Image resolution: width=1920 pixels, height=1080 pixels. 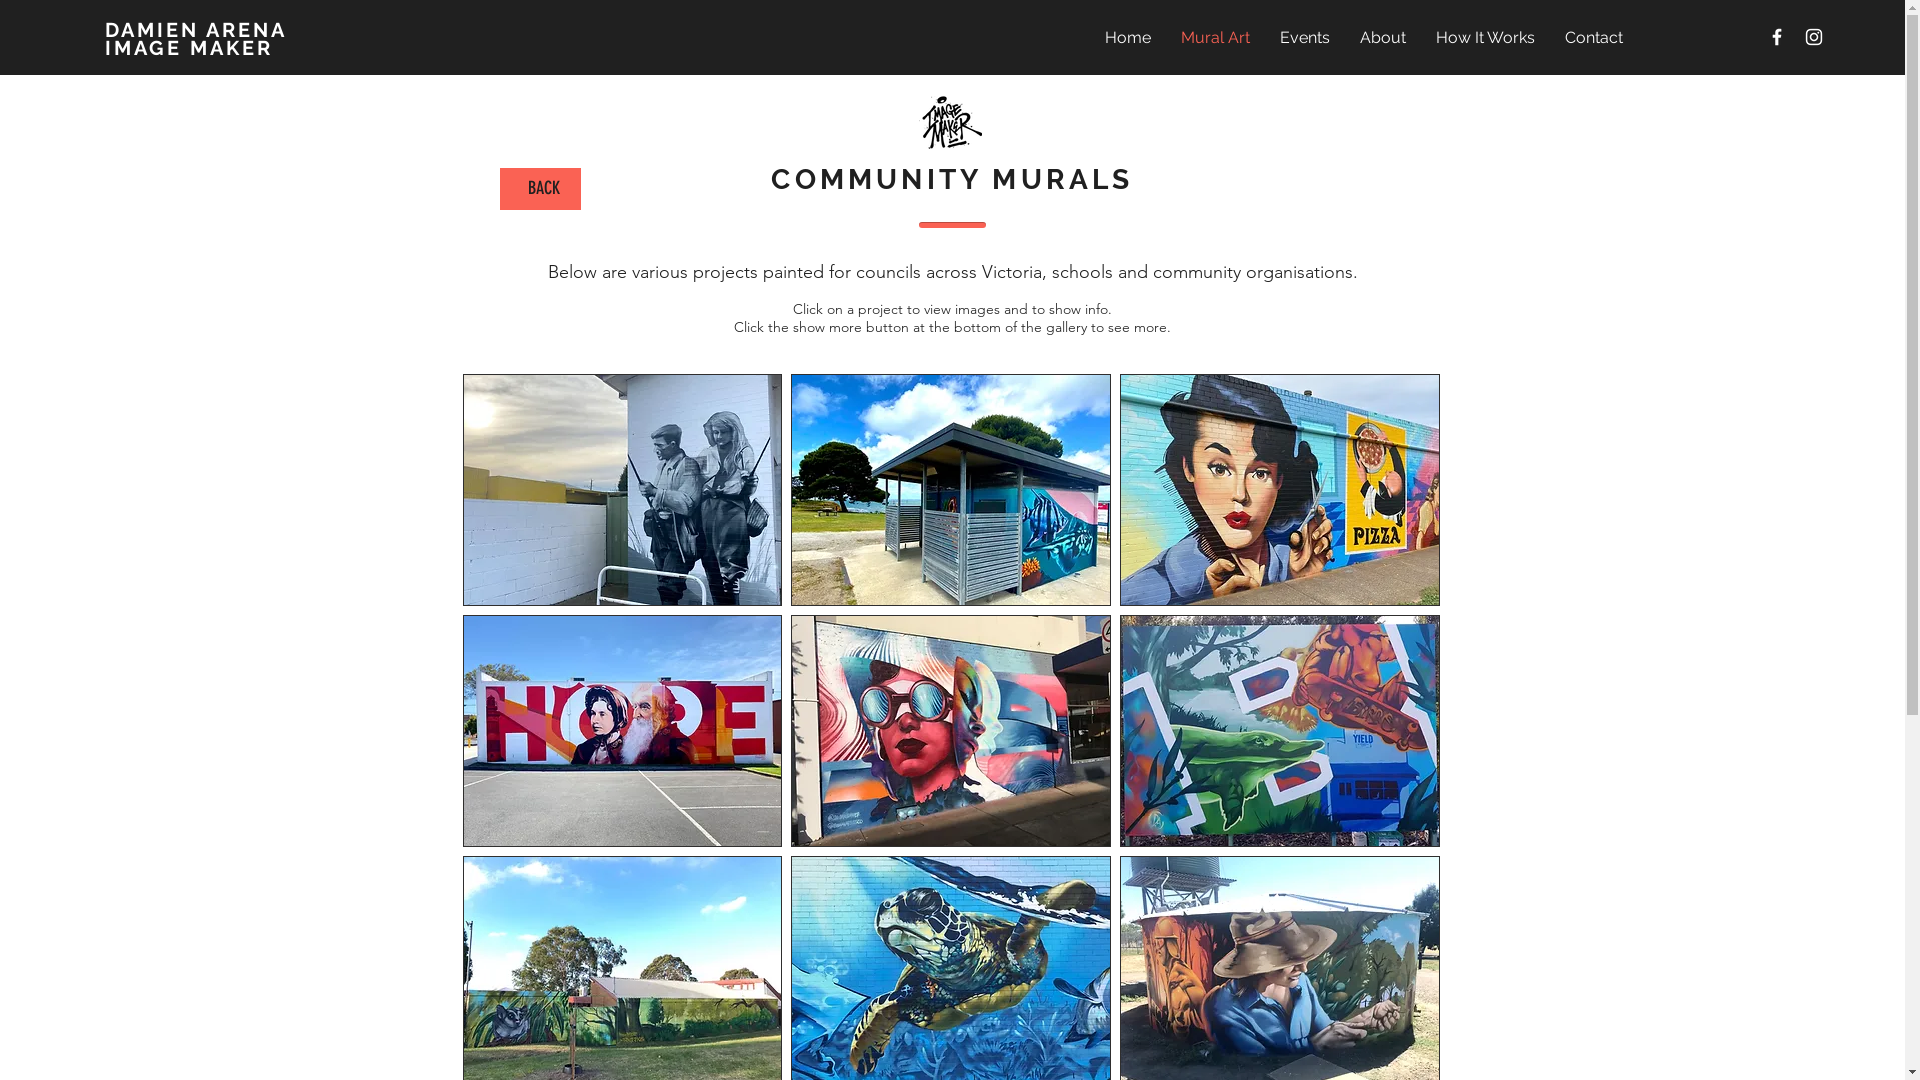 What do you see at coordinates (1592, 37) in the screenshot?
I see `'Contact'` at bounding box center [1592, 37].